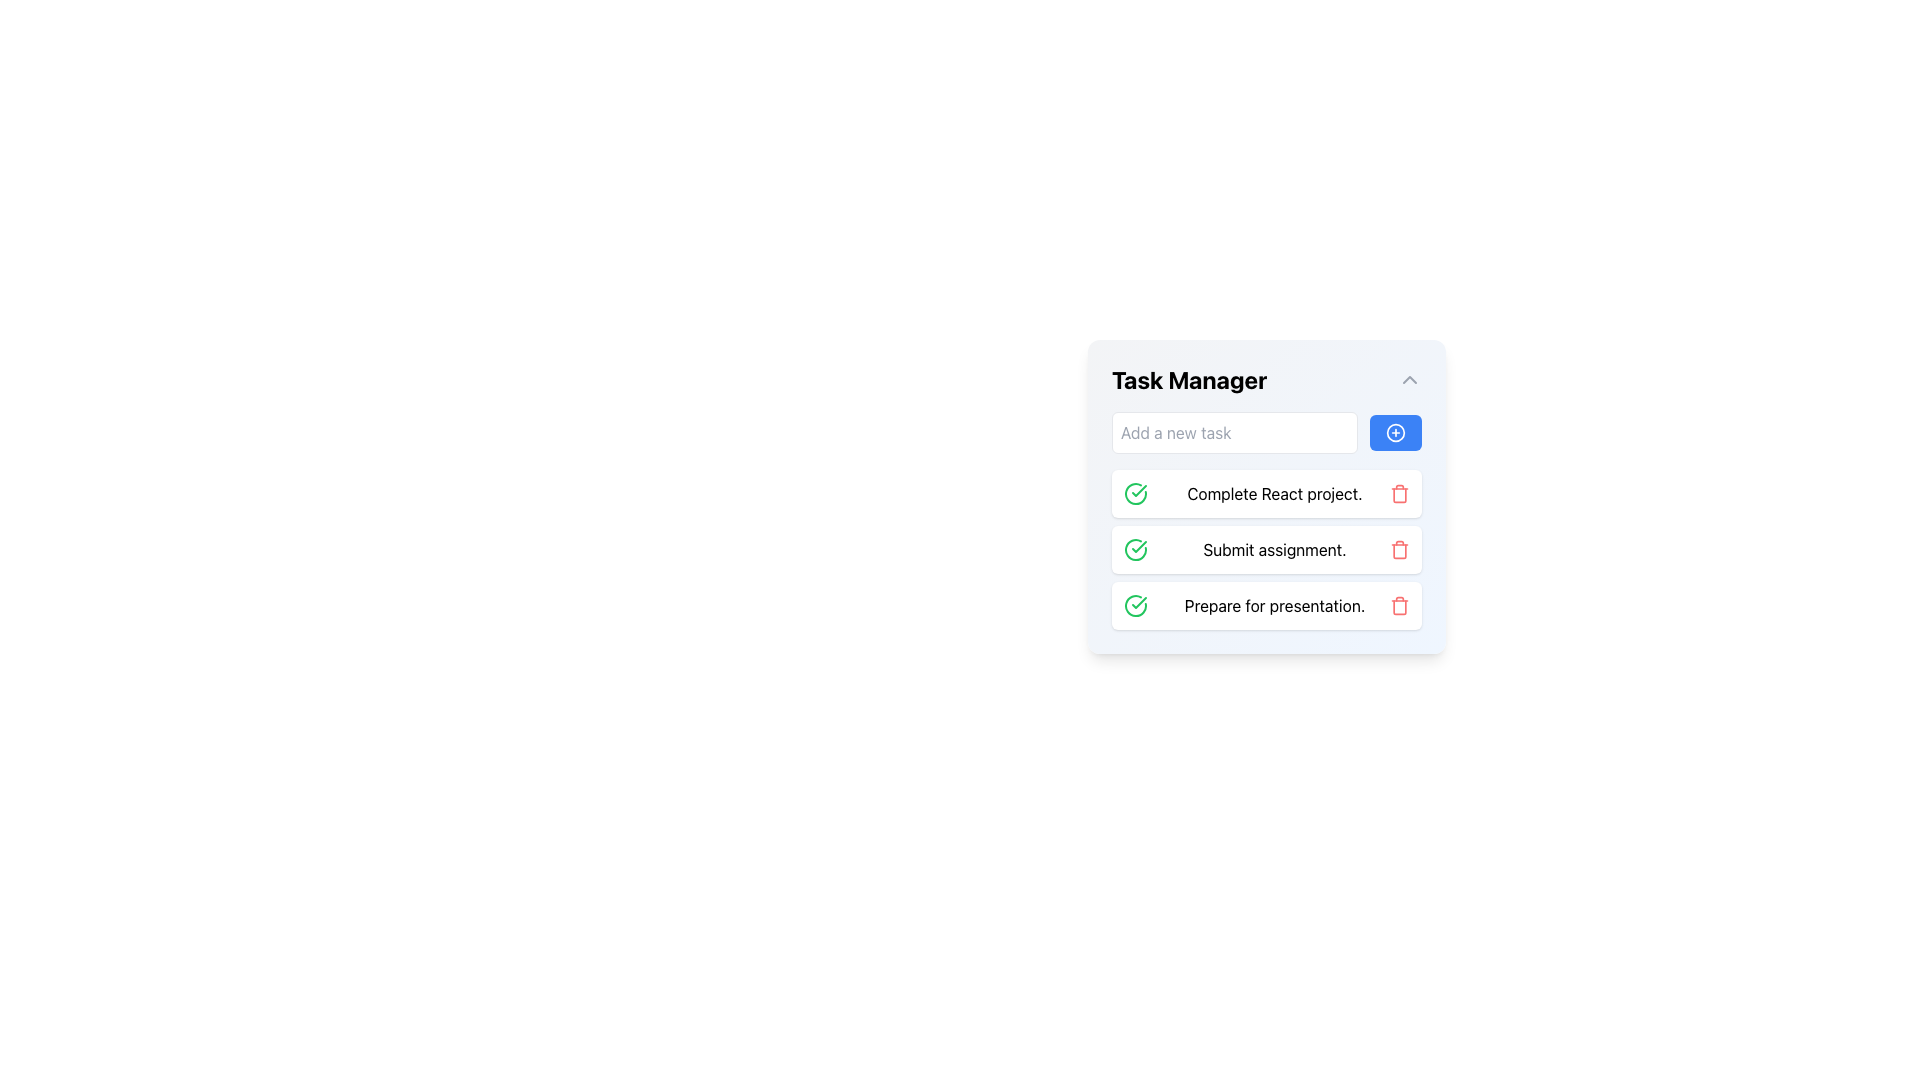  What do you see at coordinates (1136, 493) in the screenshot?
I see `the status indicator icon located to the left of the 'Complete React project.' task in the task manager interface` at bounding box center [1136, 493].